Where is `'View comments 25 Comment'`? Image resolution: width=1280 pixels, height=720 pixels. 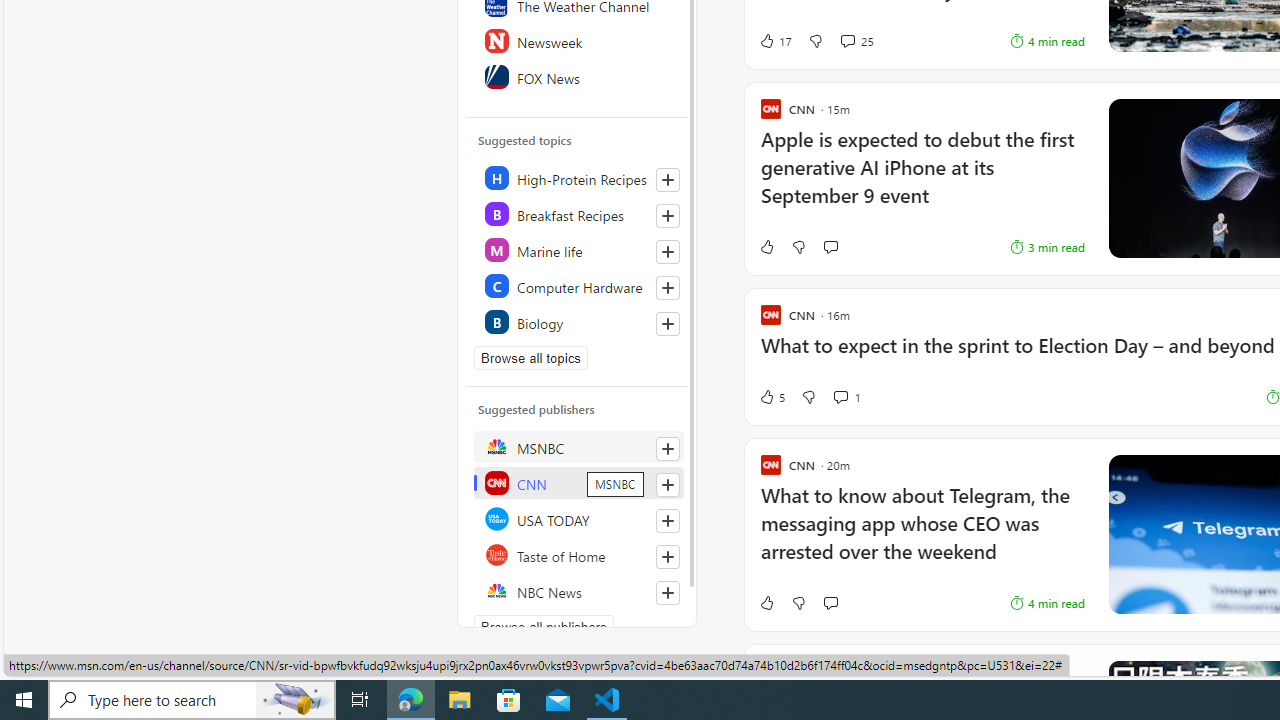 'View comments 25 Comment' is located at coordinates (847, 41).